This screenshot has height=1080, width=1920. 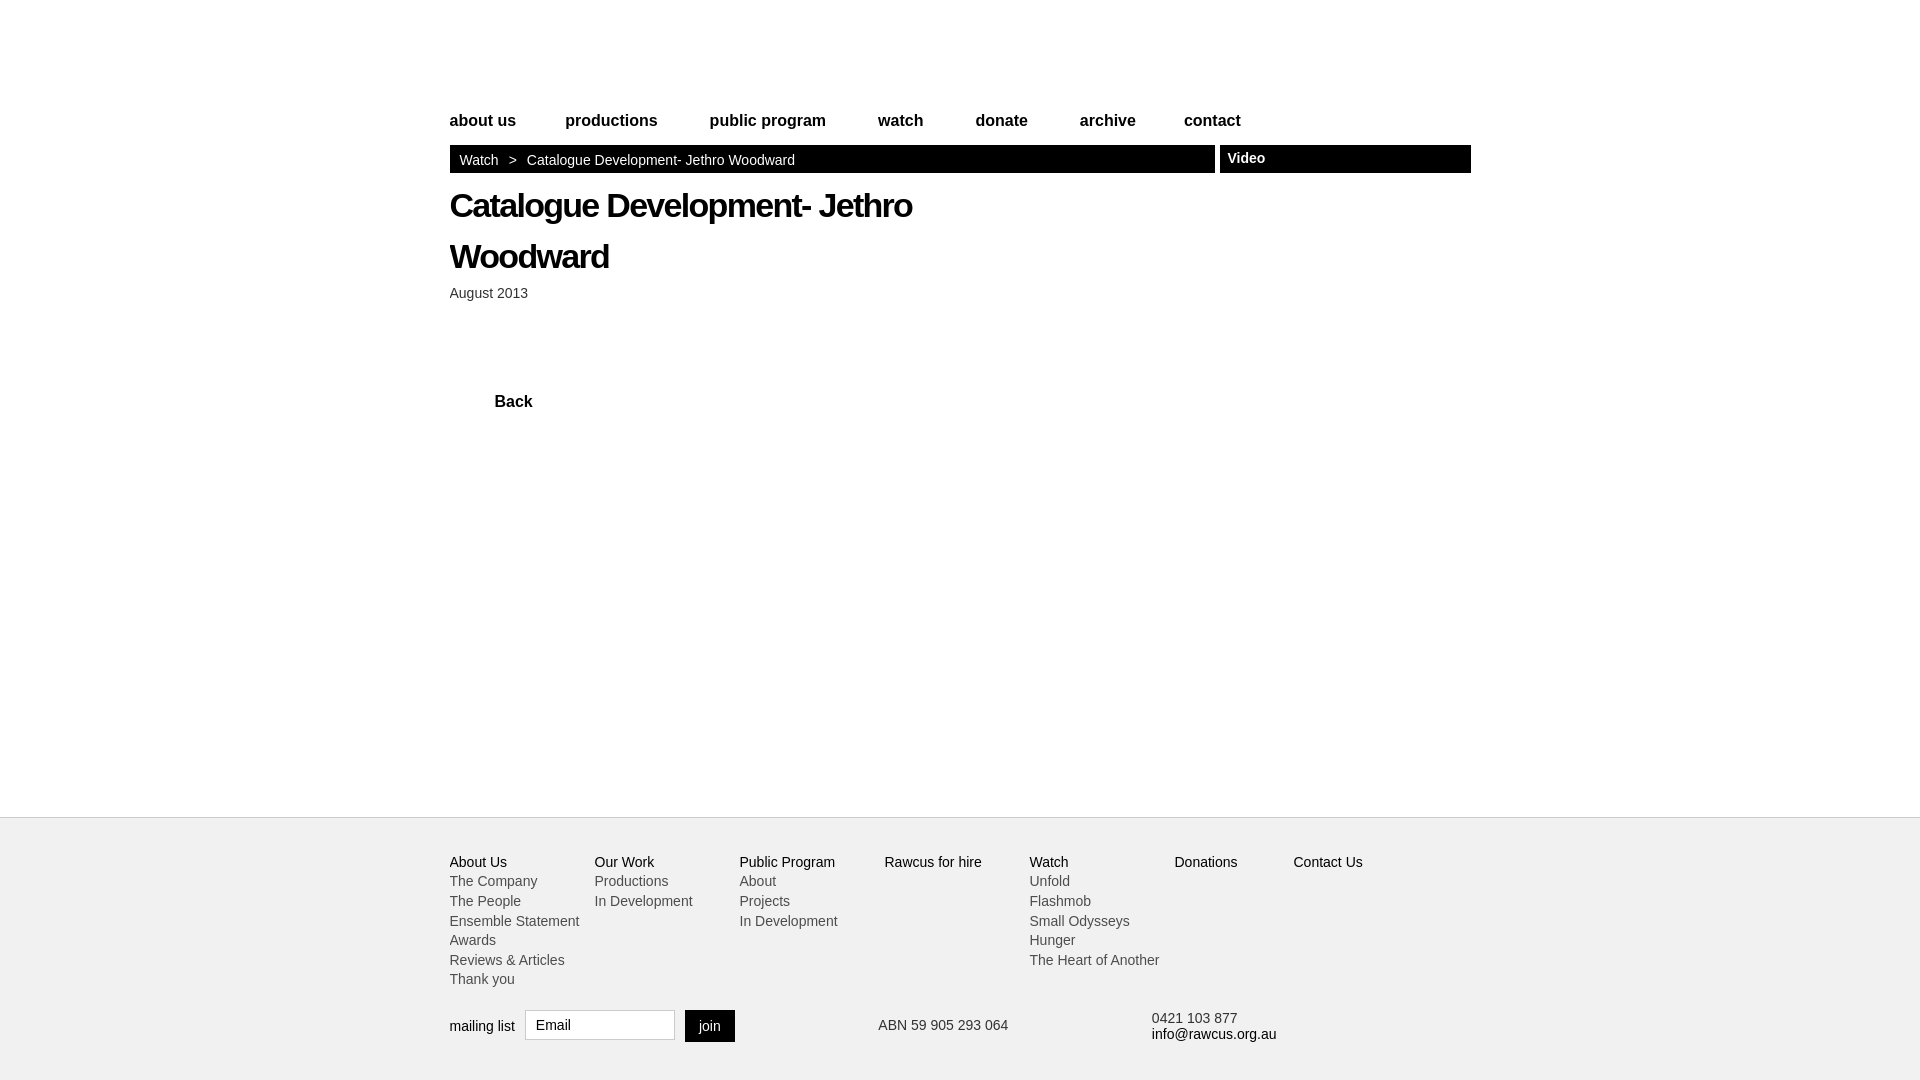 What do you see at coordinates (449, 879) in the screenshot?
I see `'The Company'` at bounding box center [449, 879].